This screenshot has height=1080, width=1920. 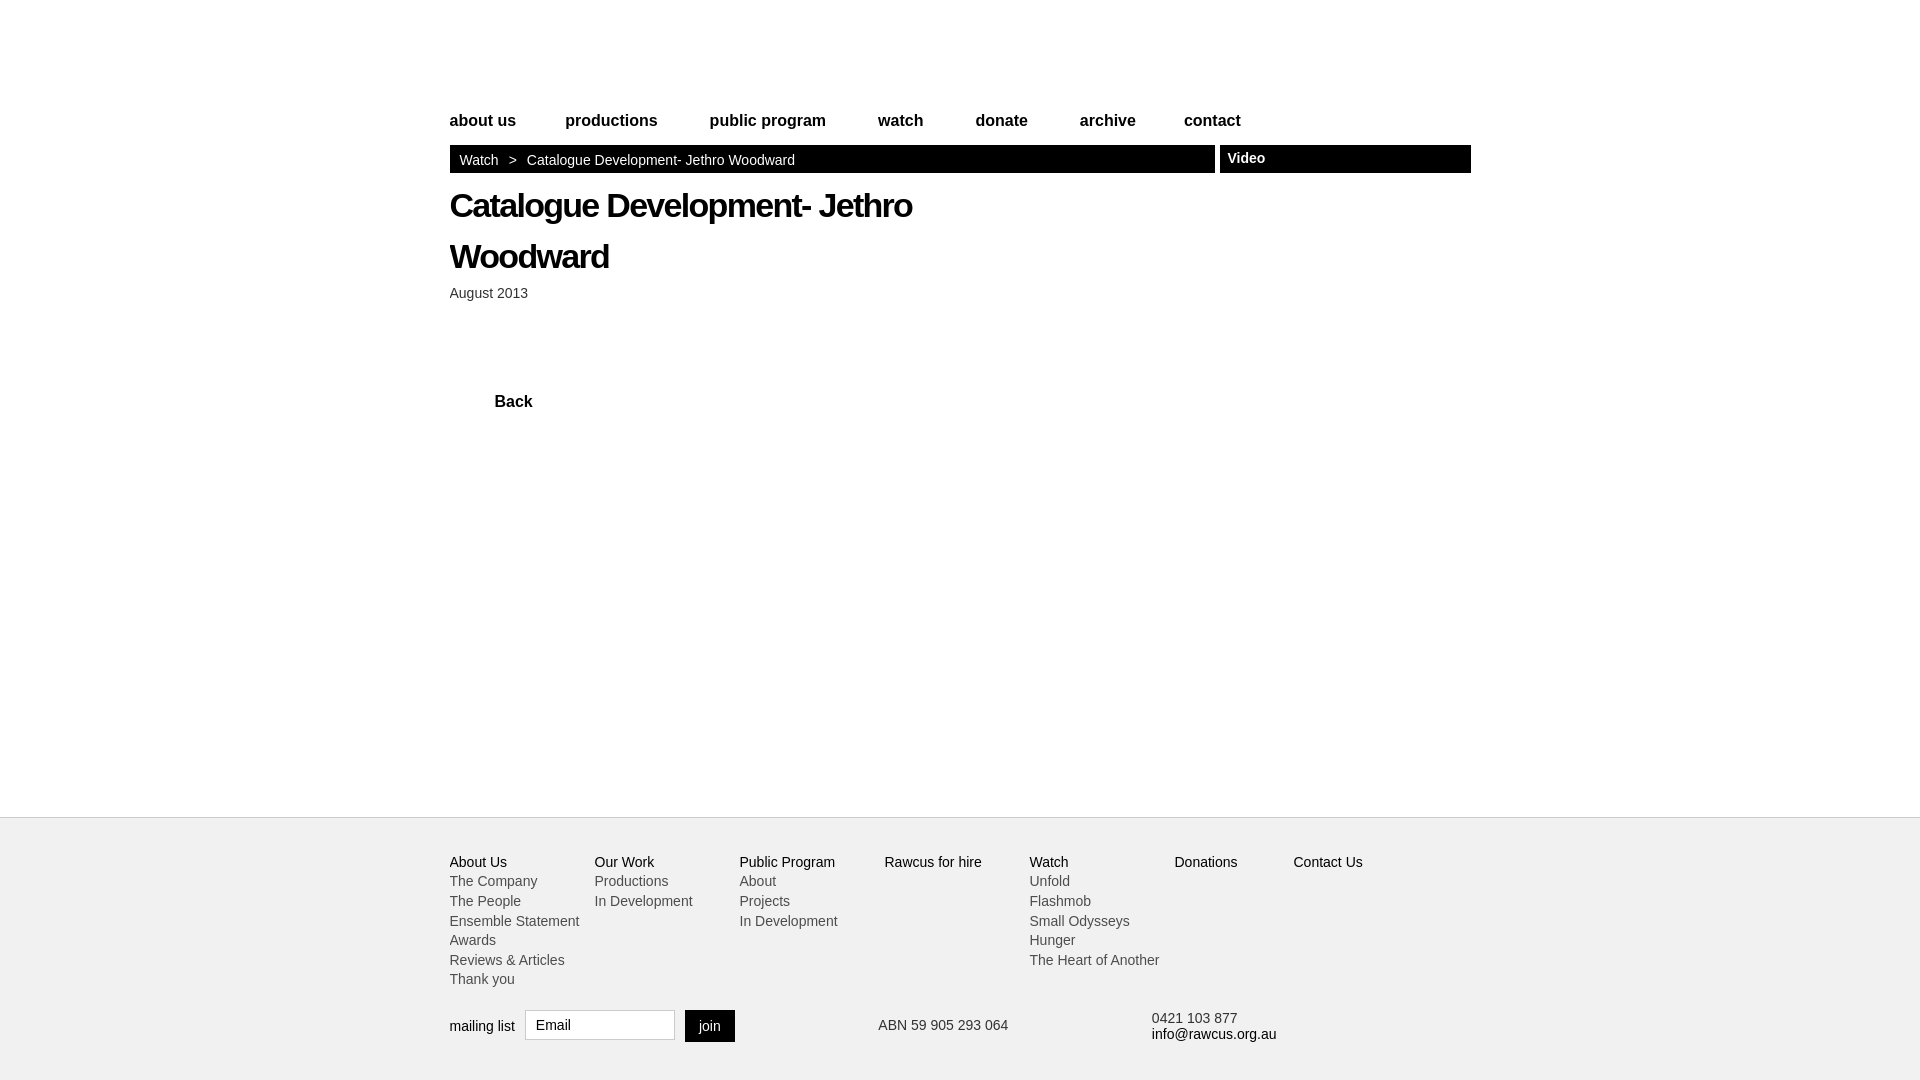 What do you see at coordinates (449, 879) in the screenshot?
I see `'The Company'` at bounding box center [449, 879].